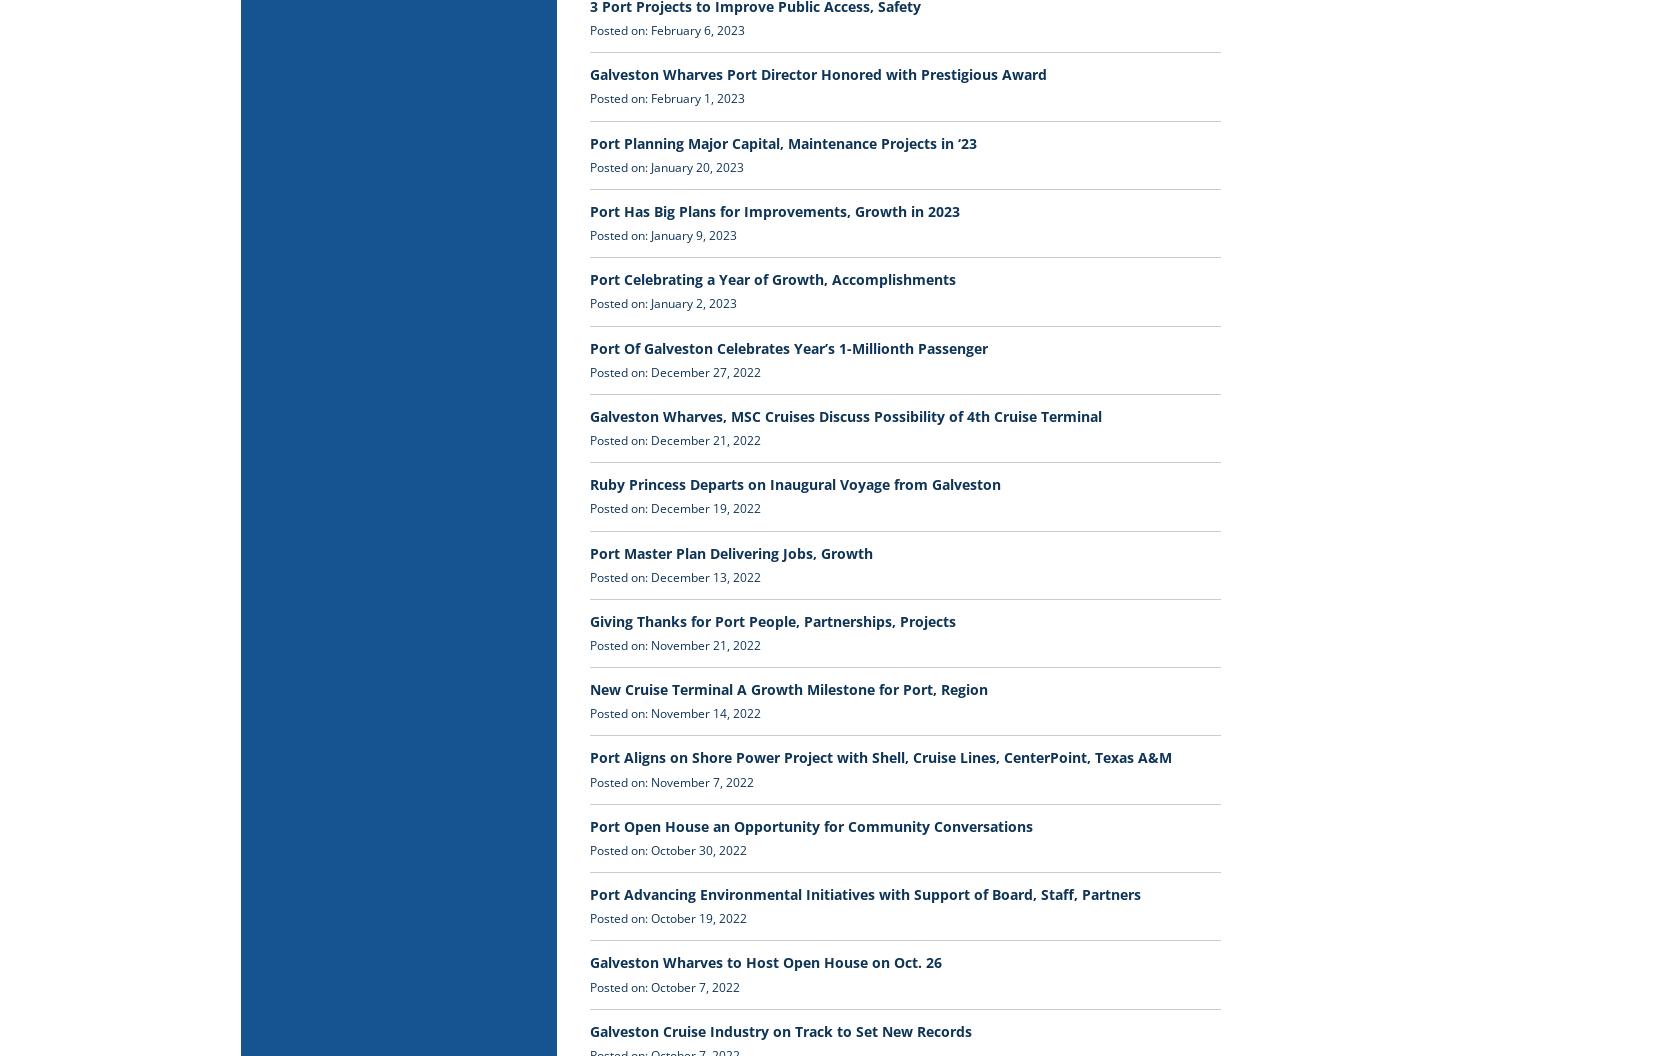 The image size is (1653, 1056). What do you see at coordinates (665, 166) in the screenshot?
I see `'Posted on: January 20, 2023'` at bounding box center [665, 166].